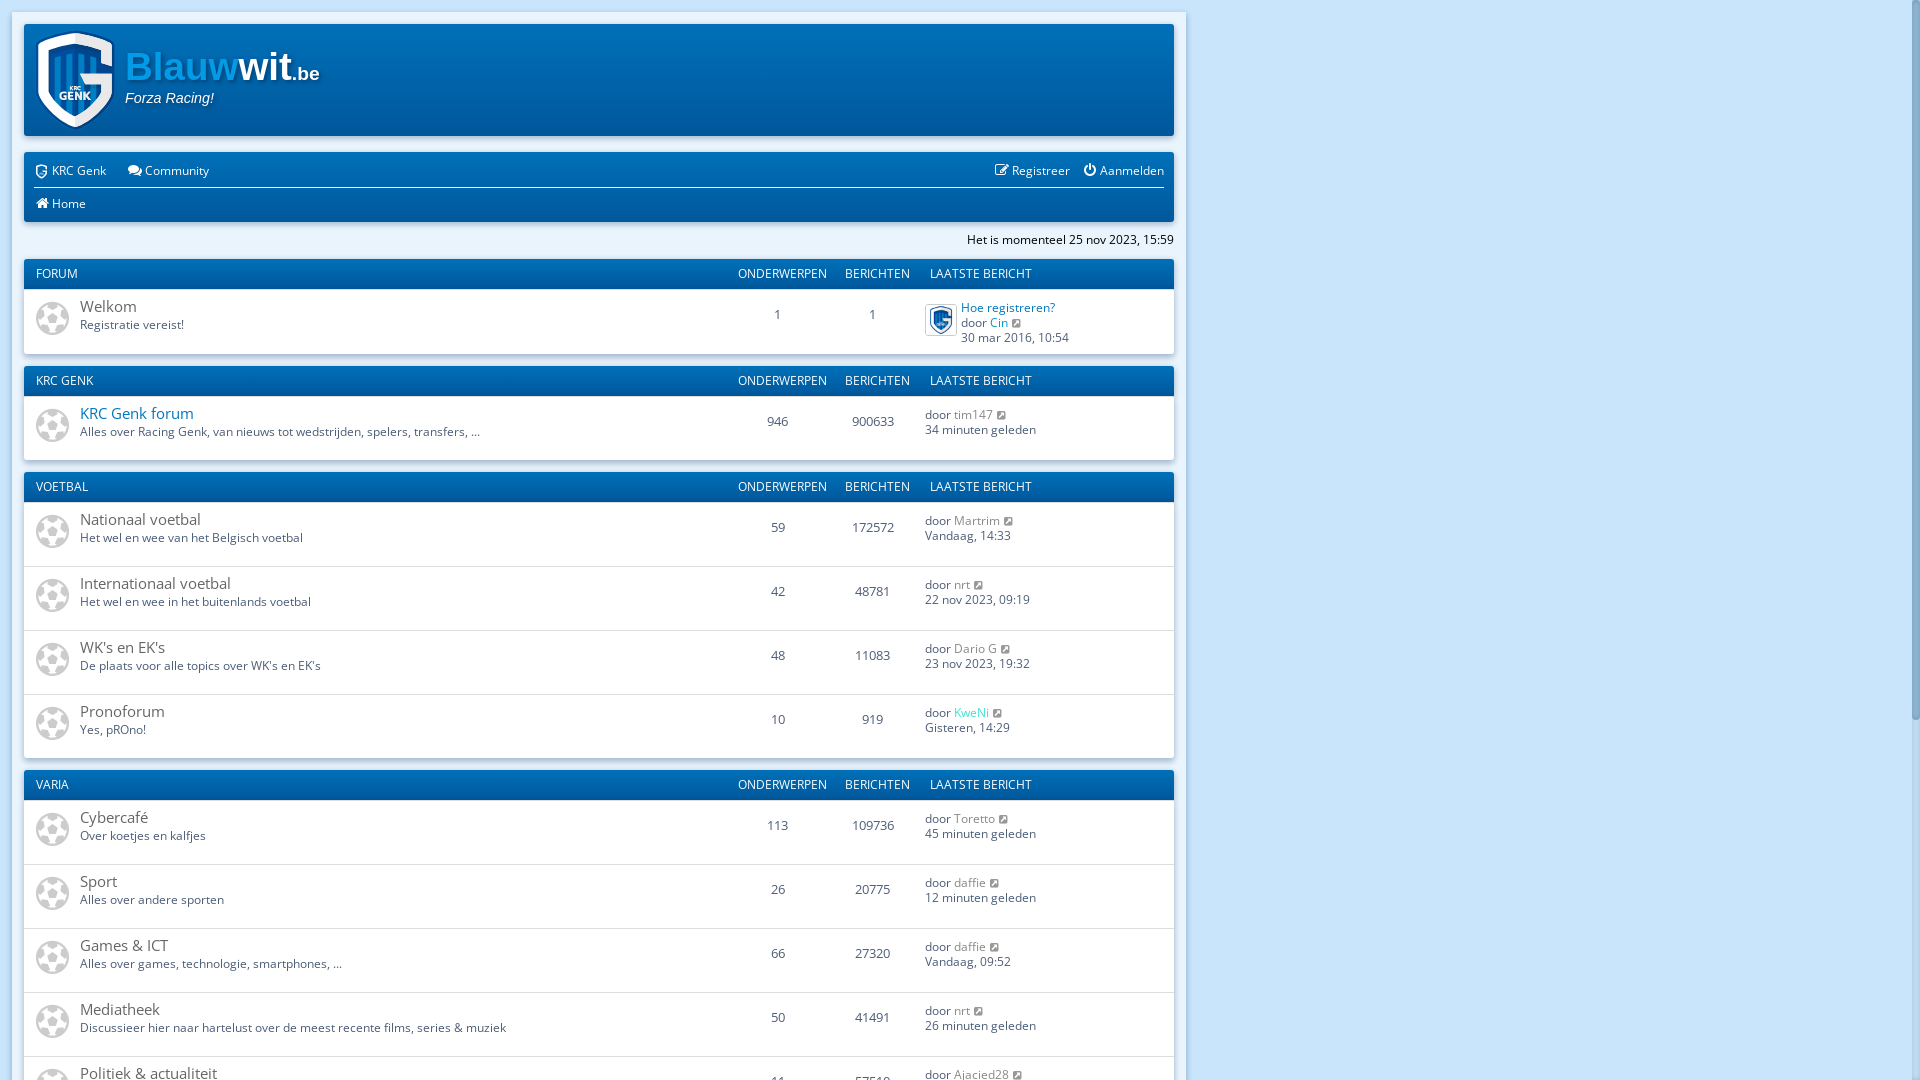 The width and height of the screenshot is (1920, 1080). I want to click on 'nrt', so click(961, 584).